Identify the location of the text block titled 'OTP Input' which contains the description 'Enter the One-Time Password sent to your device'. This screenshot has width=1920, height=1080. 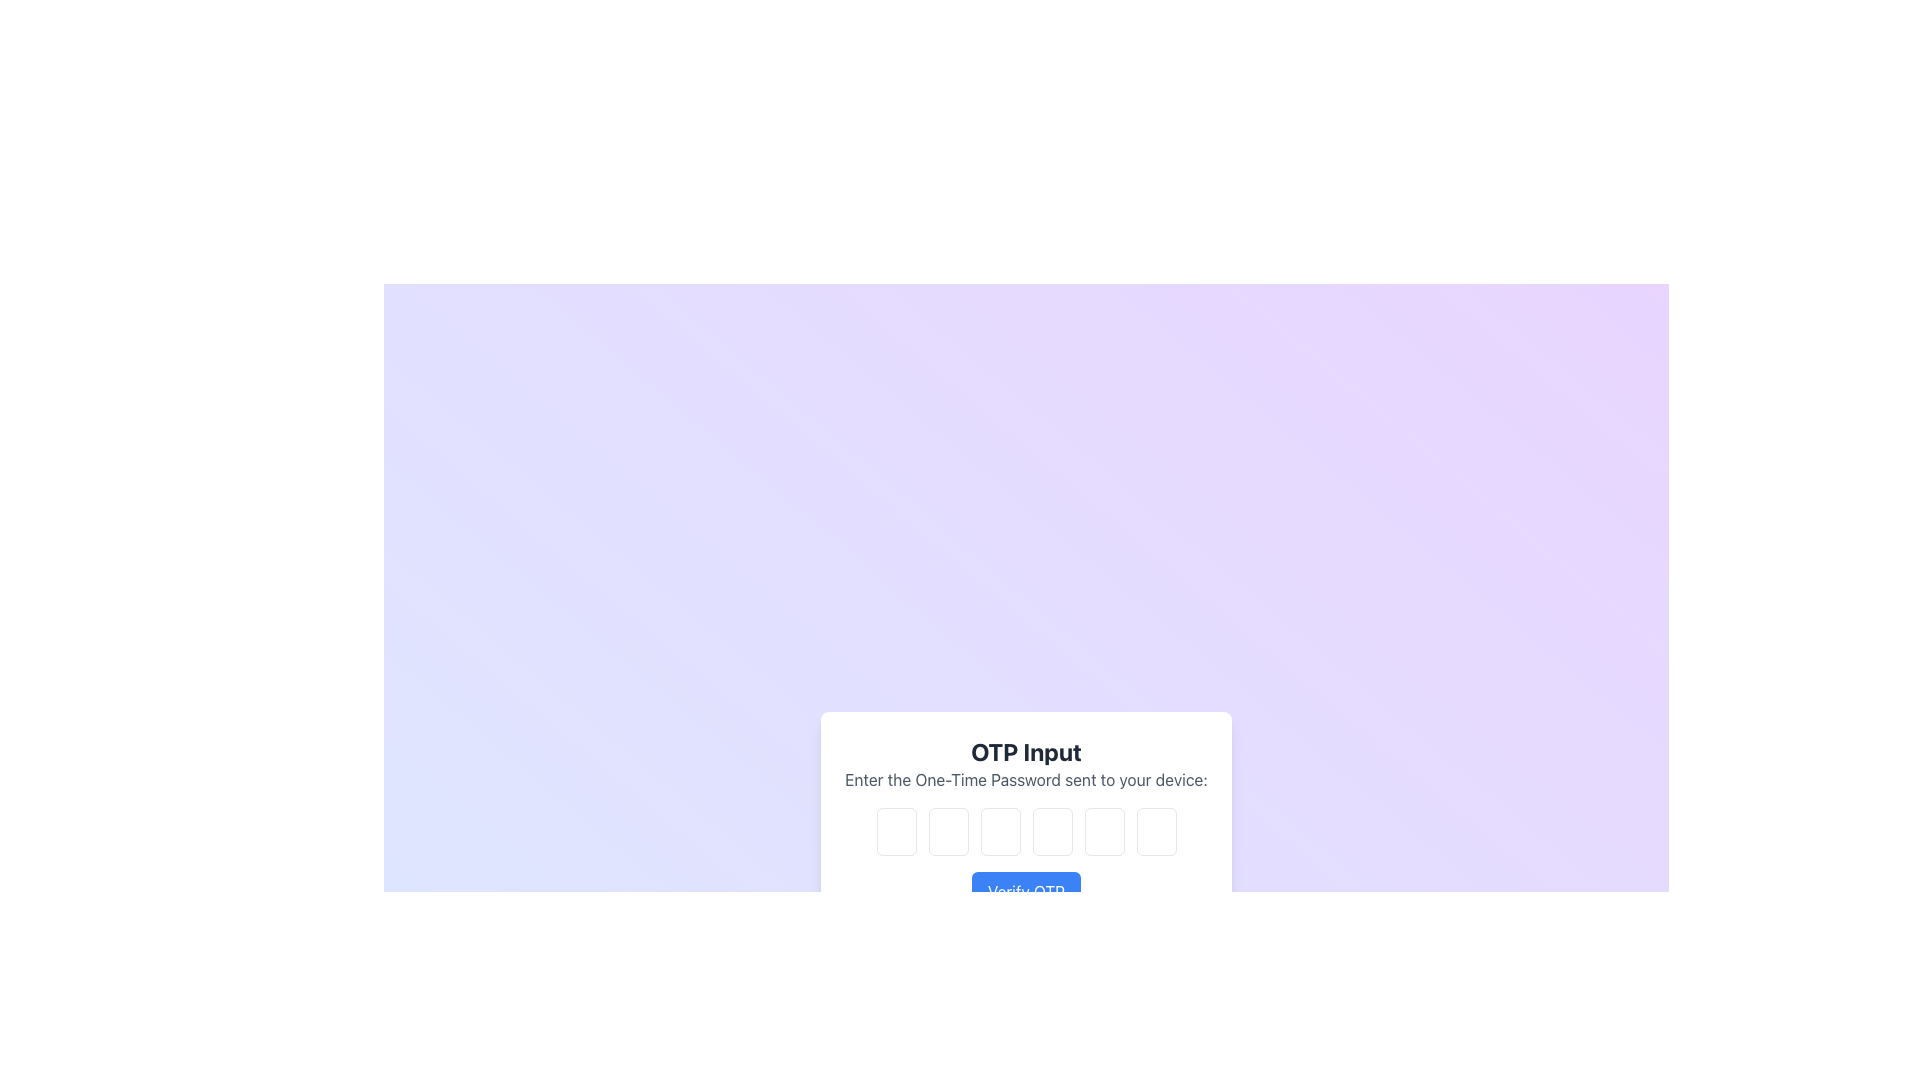
(1026, 763).